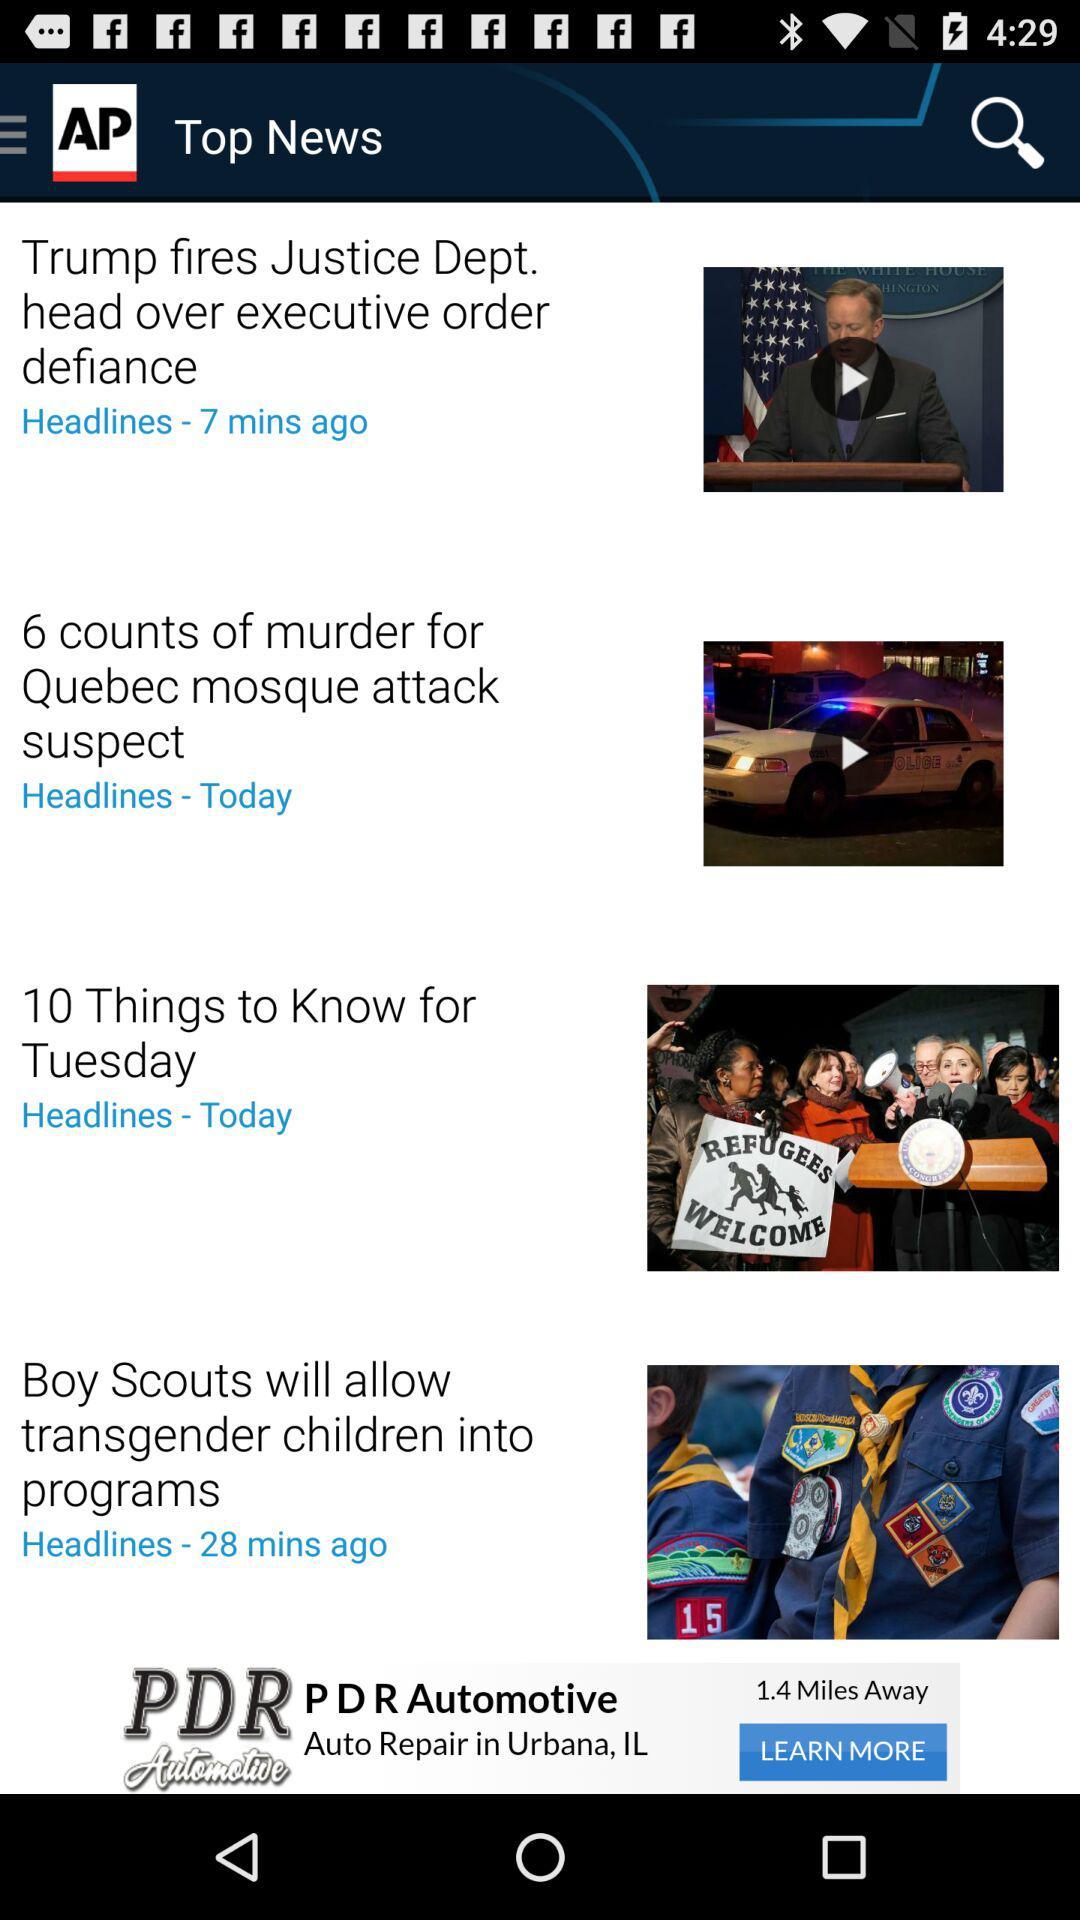  I want to click on the icon which is left to the top news, so click(97, 132).